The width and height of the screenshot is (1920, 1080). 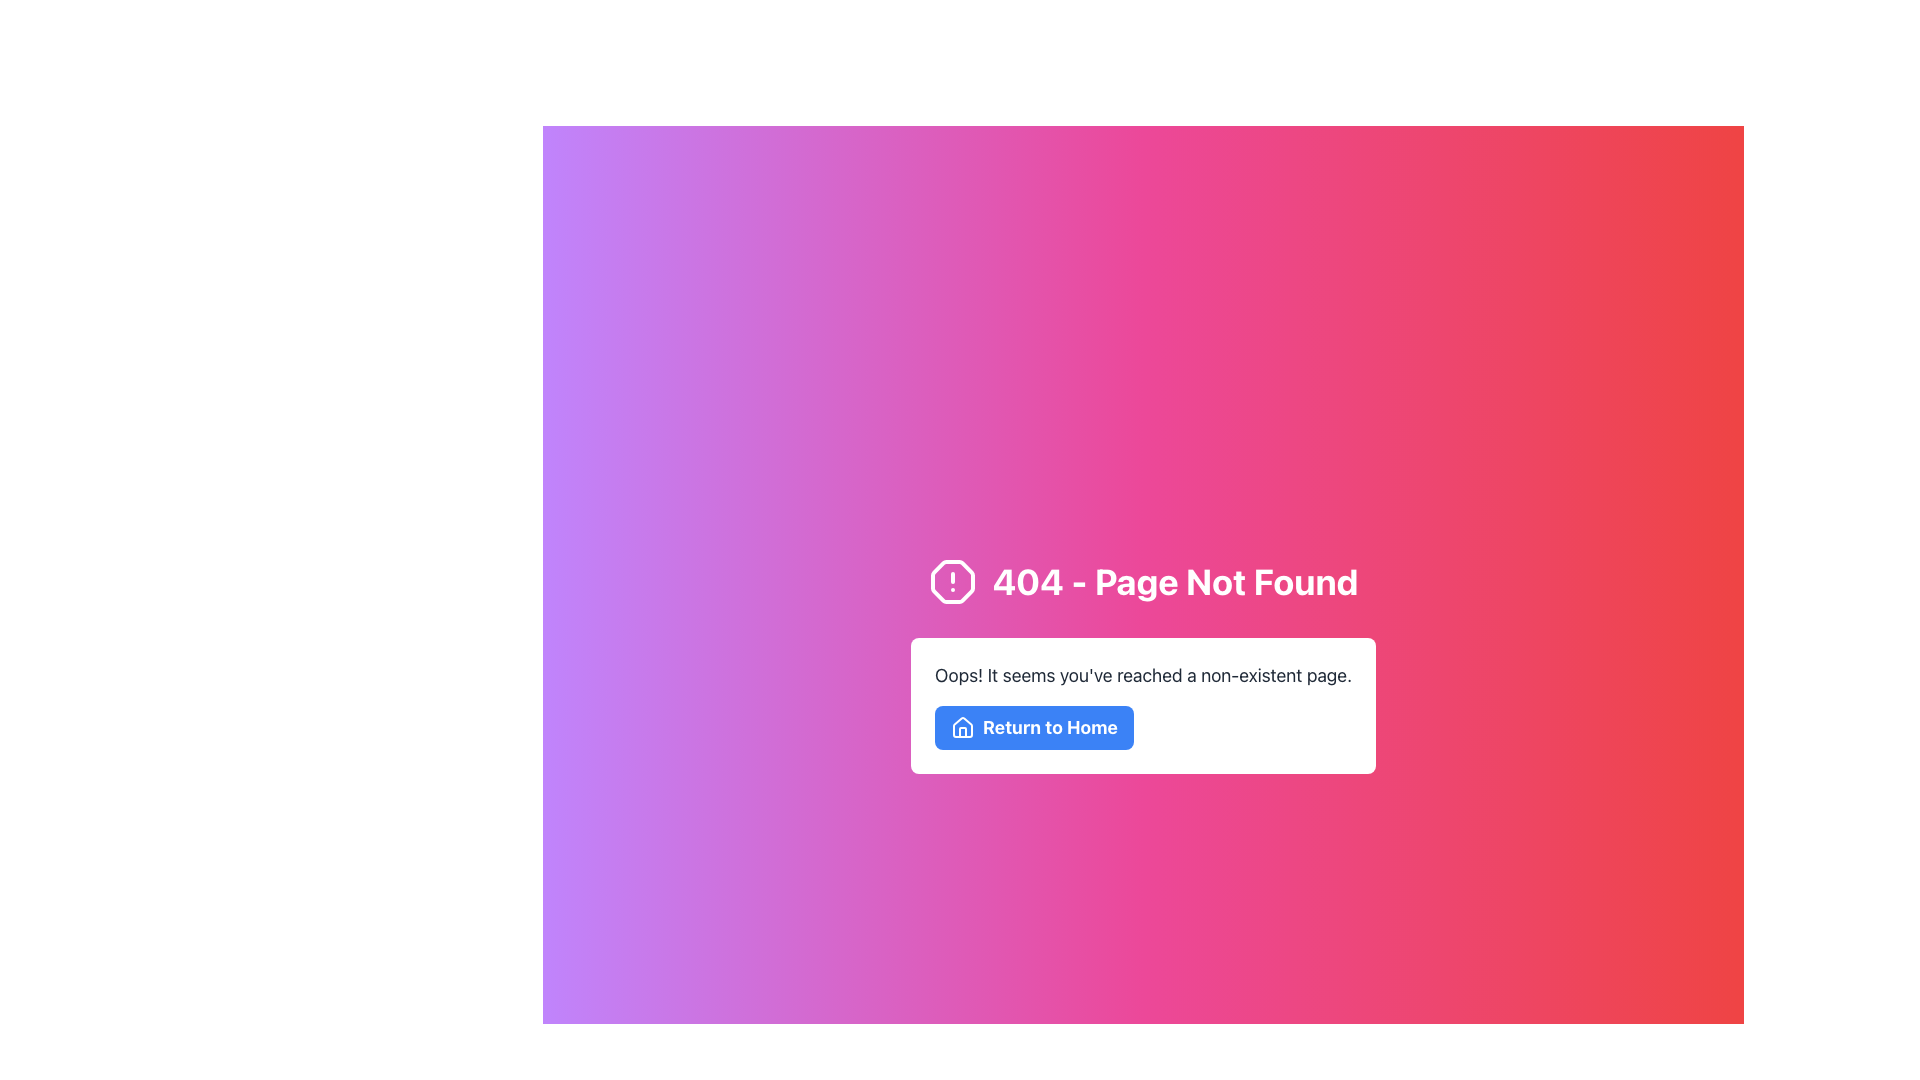 What do you see at coordinates (1034, 728) in the screenshot?
I see `the navigation button located below the text 'Oops! It seems you've reached a non-existent page.' to return to the home page of the application` at bounding box center [1034, 728].